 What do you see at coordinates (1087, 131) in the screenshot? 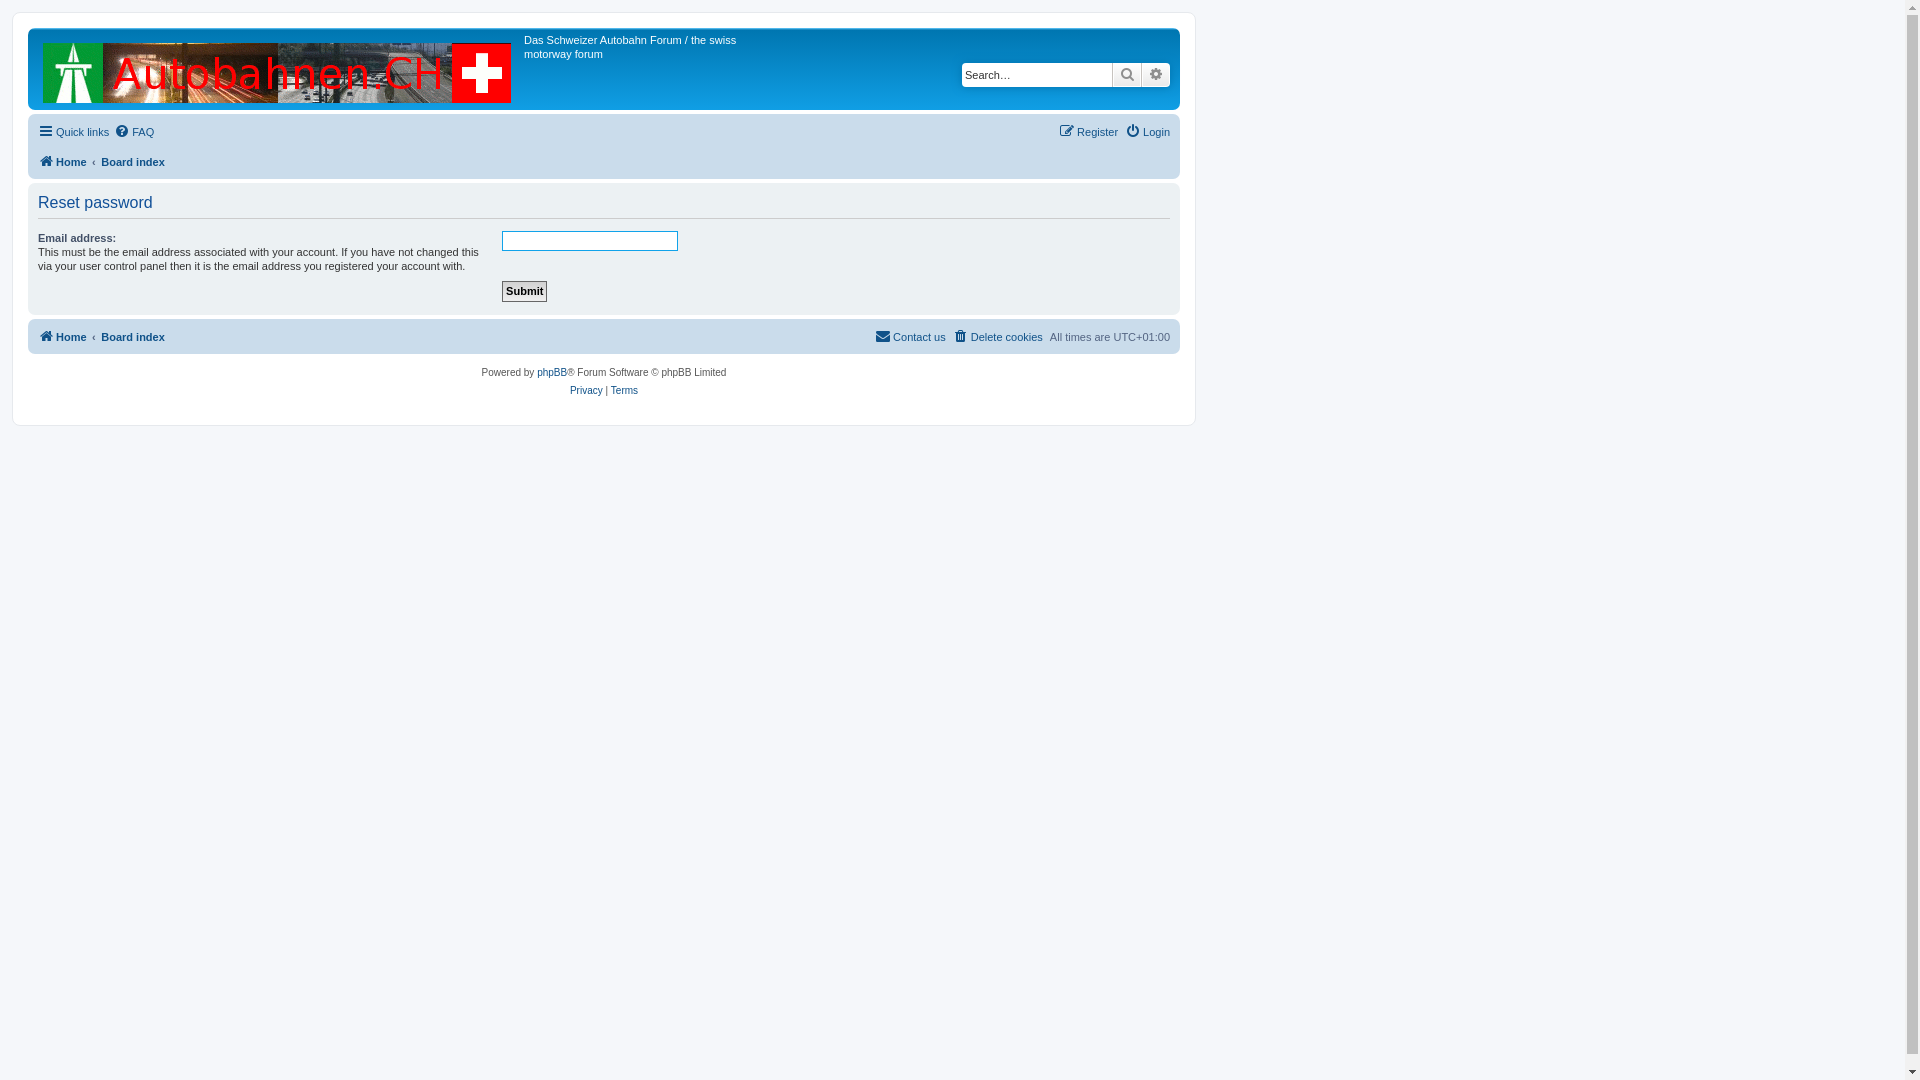
I see `'Register'` at bounding box center [1087, 131].